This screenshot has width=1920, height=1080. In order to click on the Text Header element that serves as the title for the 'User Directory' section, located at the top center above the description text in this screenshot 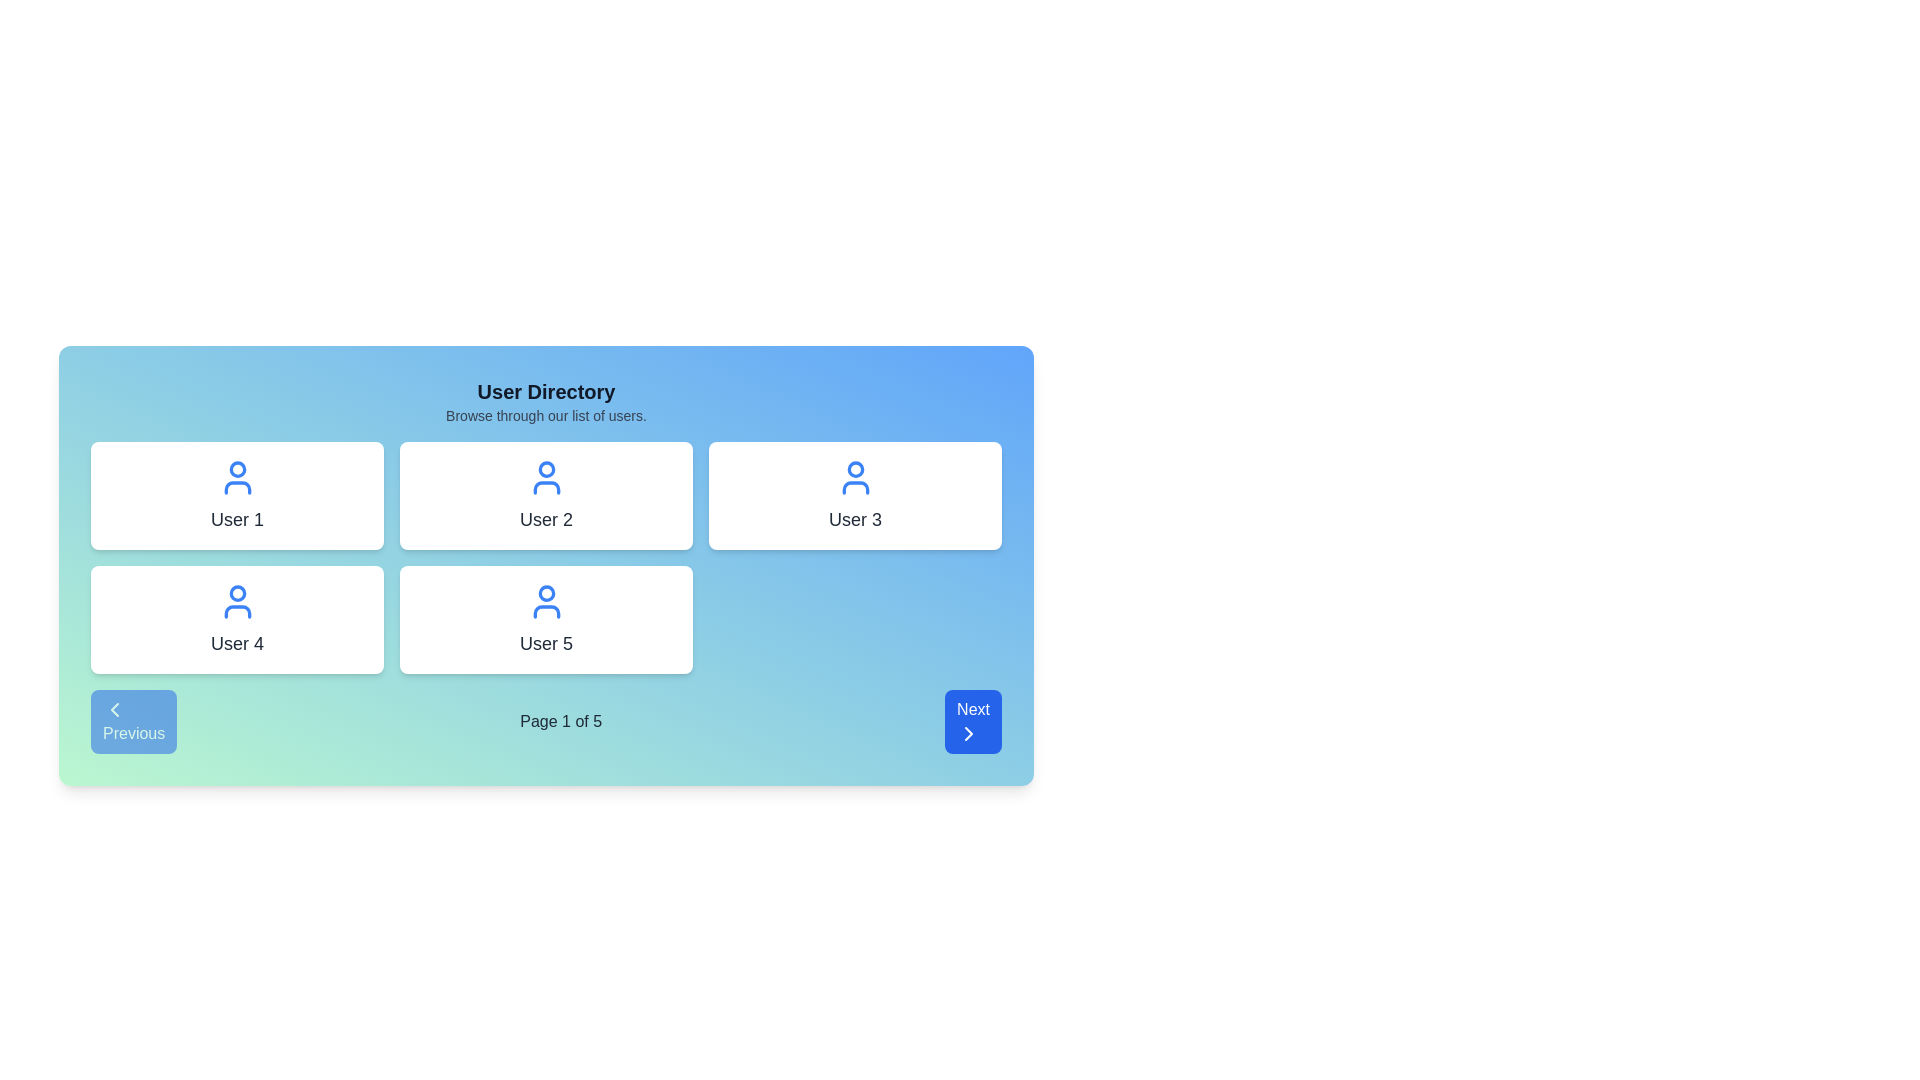, I will do `click(546, 392)`.